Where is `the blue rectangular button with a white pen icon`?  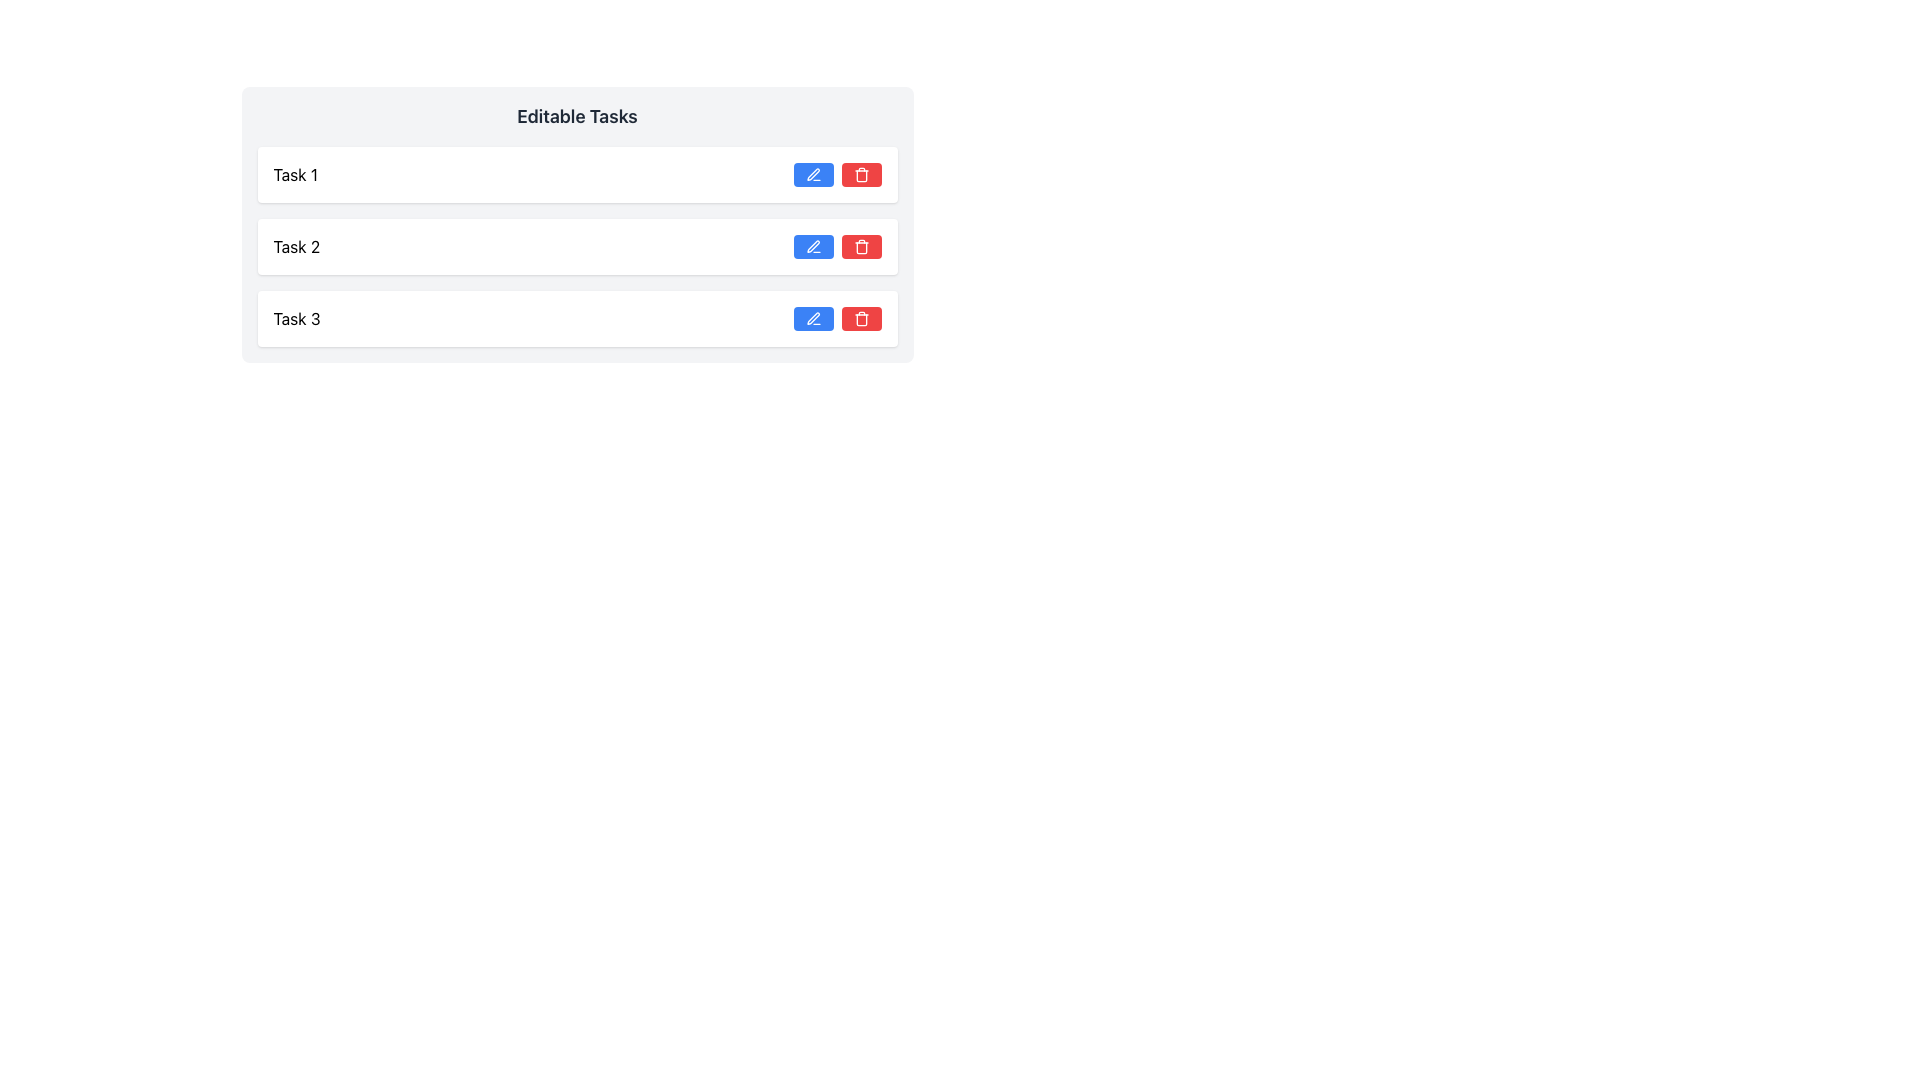
the blue rectangular button with a white pen icon is located at coordinates (813, 318).